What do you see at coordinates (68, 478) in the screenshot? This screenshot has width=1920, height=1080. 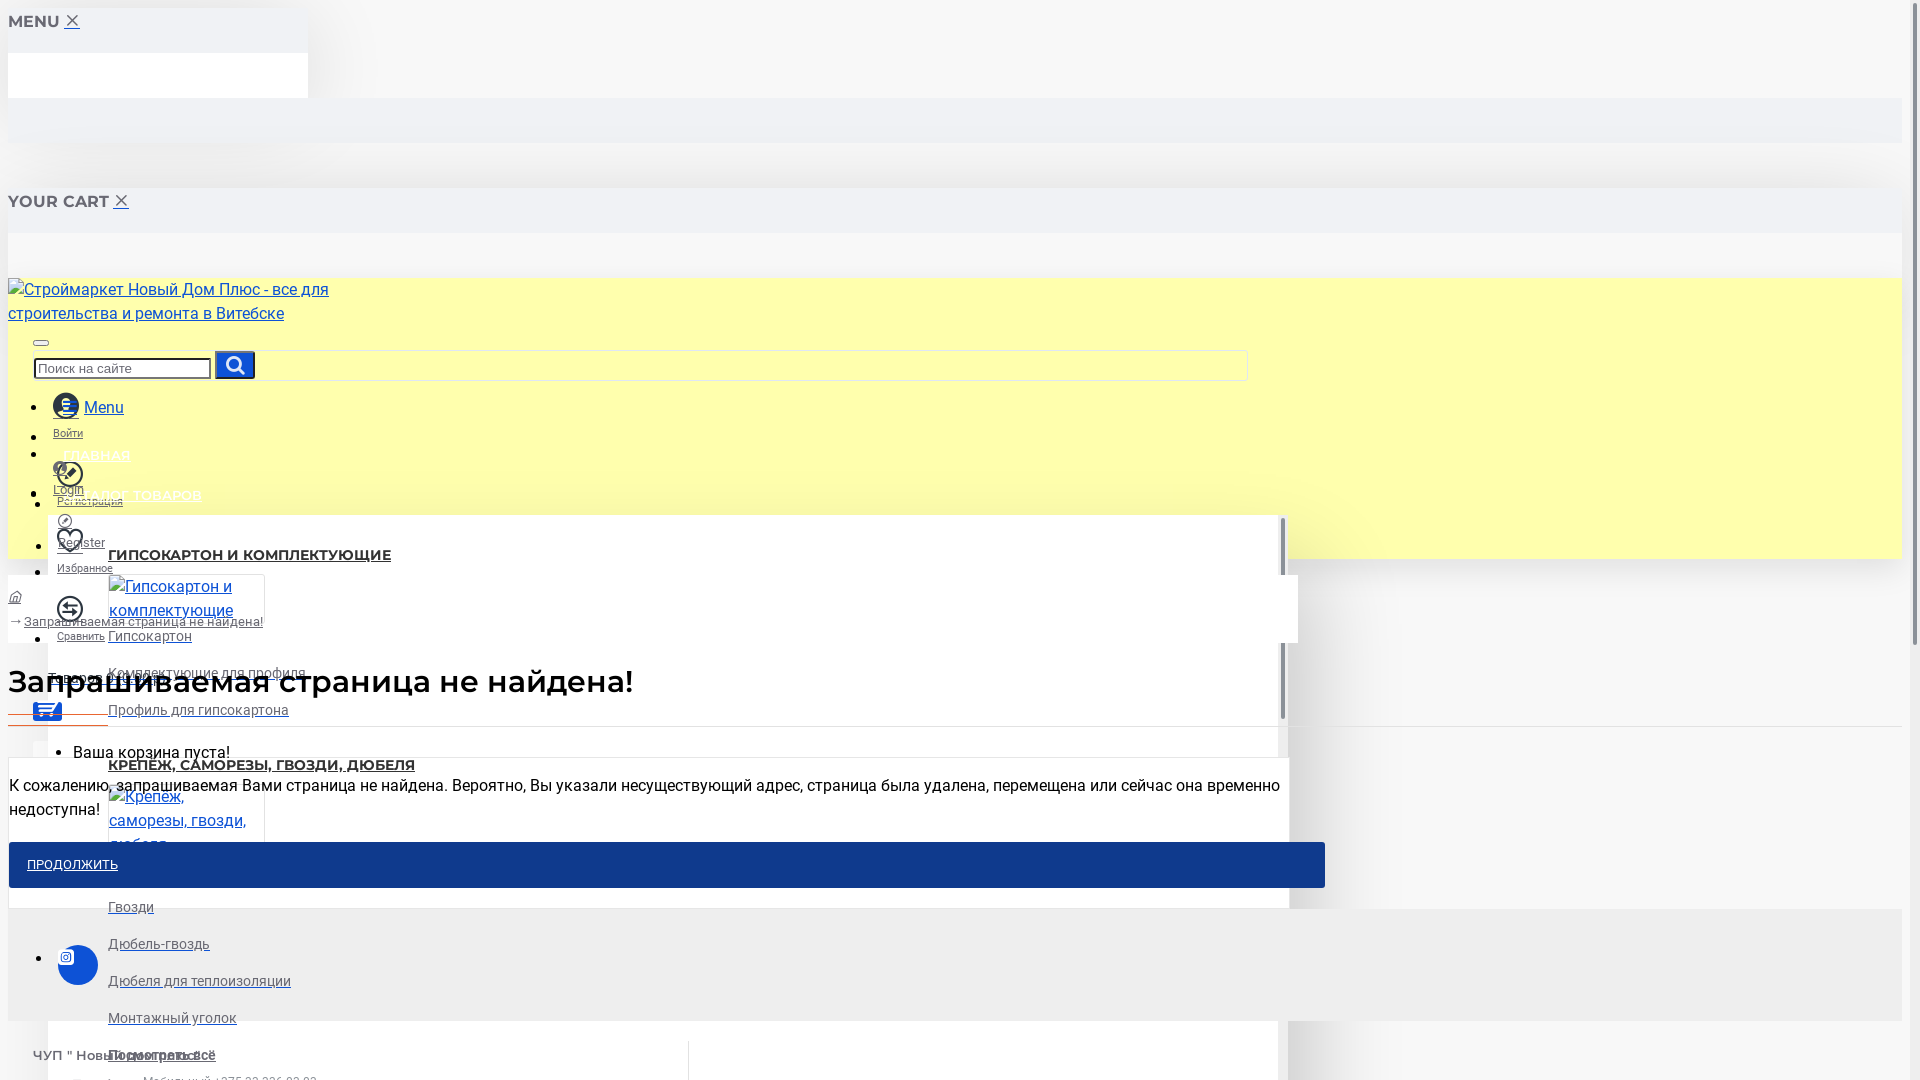 I see `'Login'` at bounding box center [68, 478].